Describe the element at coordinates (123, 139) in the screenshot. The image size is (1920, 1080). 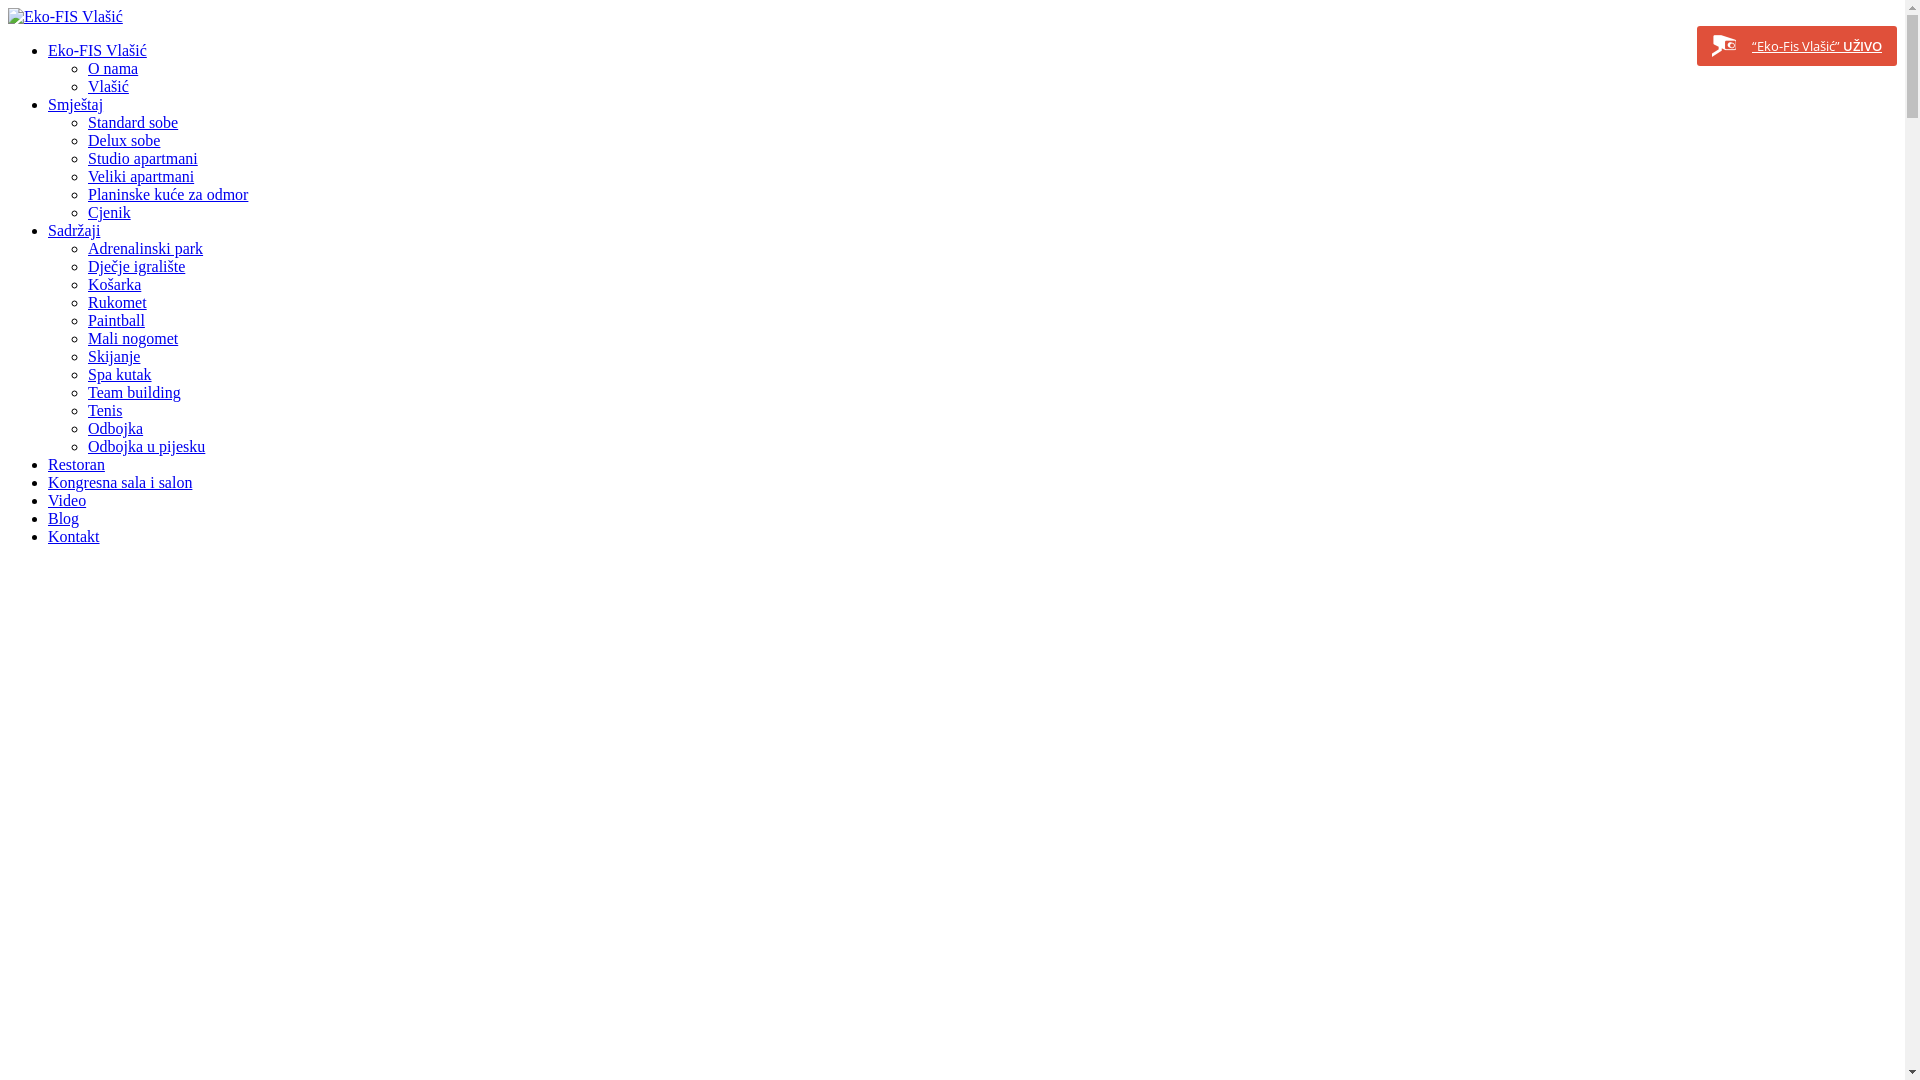
I see `'Delux sobe'` at that location.